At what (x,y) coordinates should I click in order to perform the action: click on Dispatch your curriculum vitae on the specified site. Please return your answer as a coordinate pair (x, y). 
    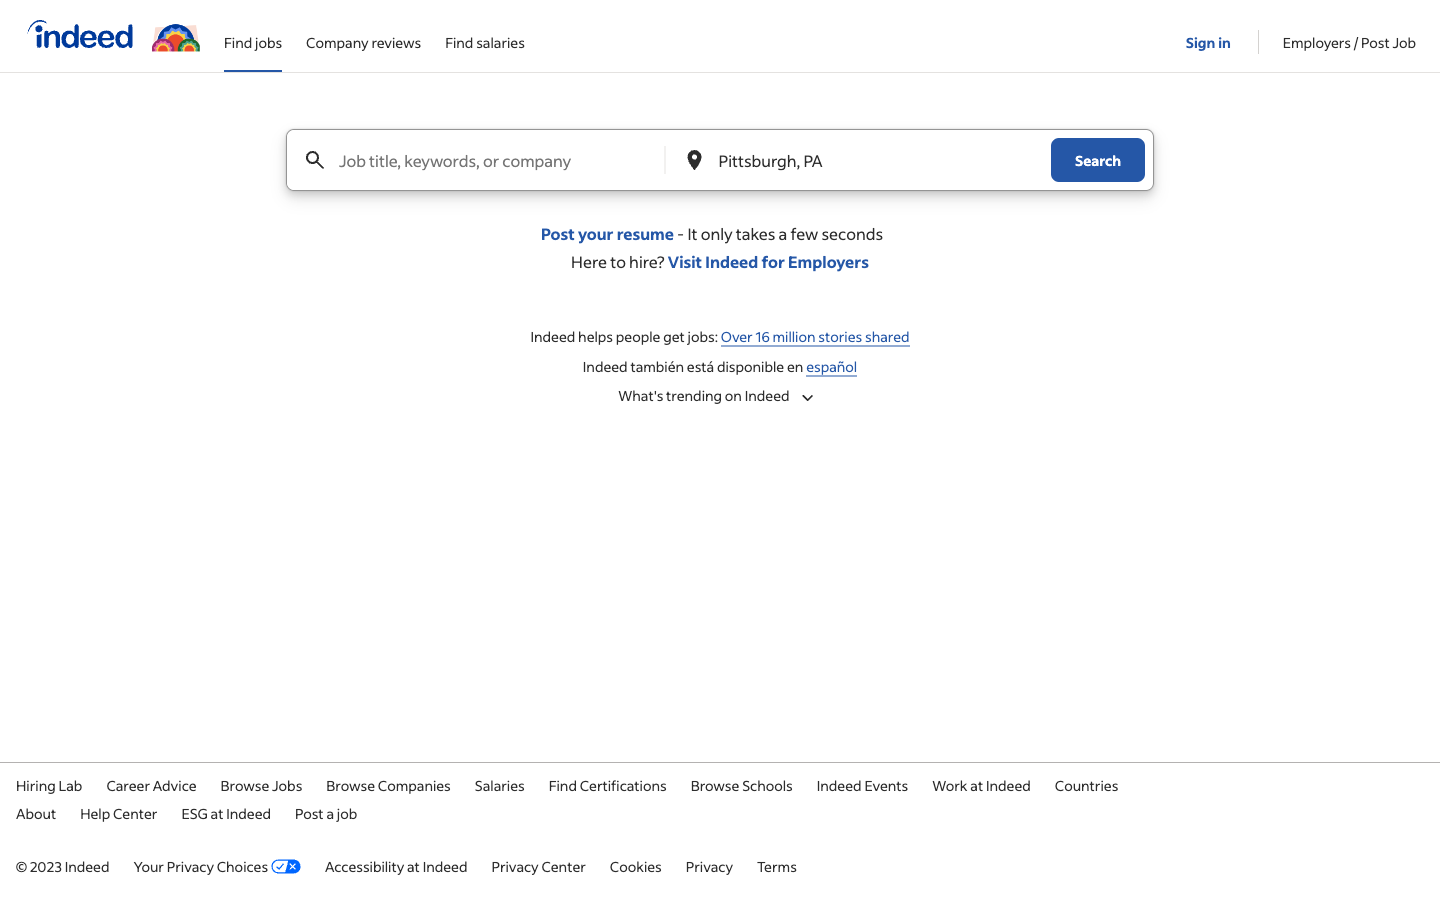
    Looking at the image, I should click on (606, 232).